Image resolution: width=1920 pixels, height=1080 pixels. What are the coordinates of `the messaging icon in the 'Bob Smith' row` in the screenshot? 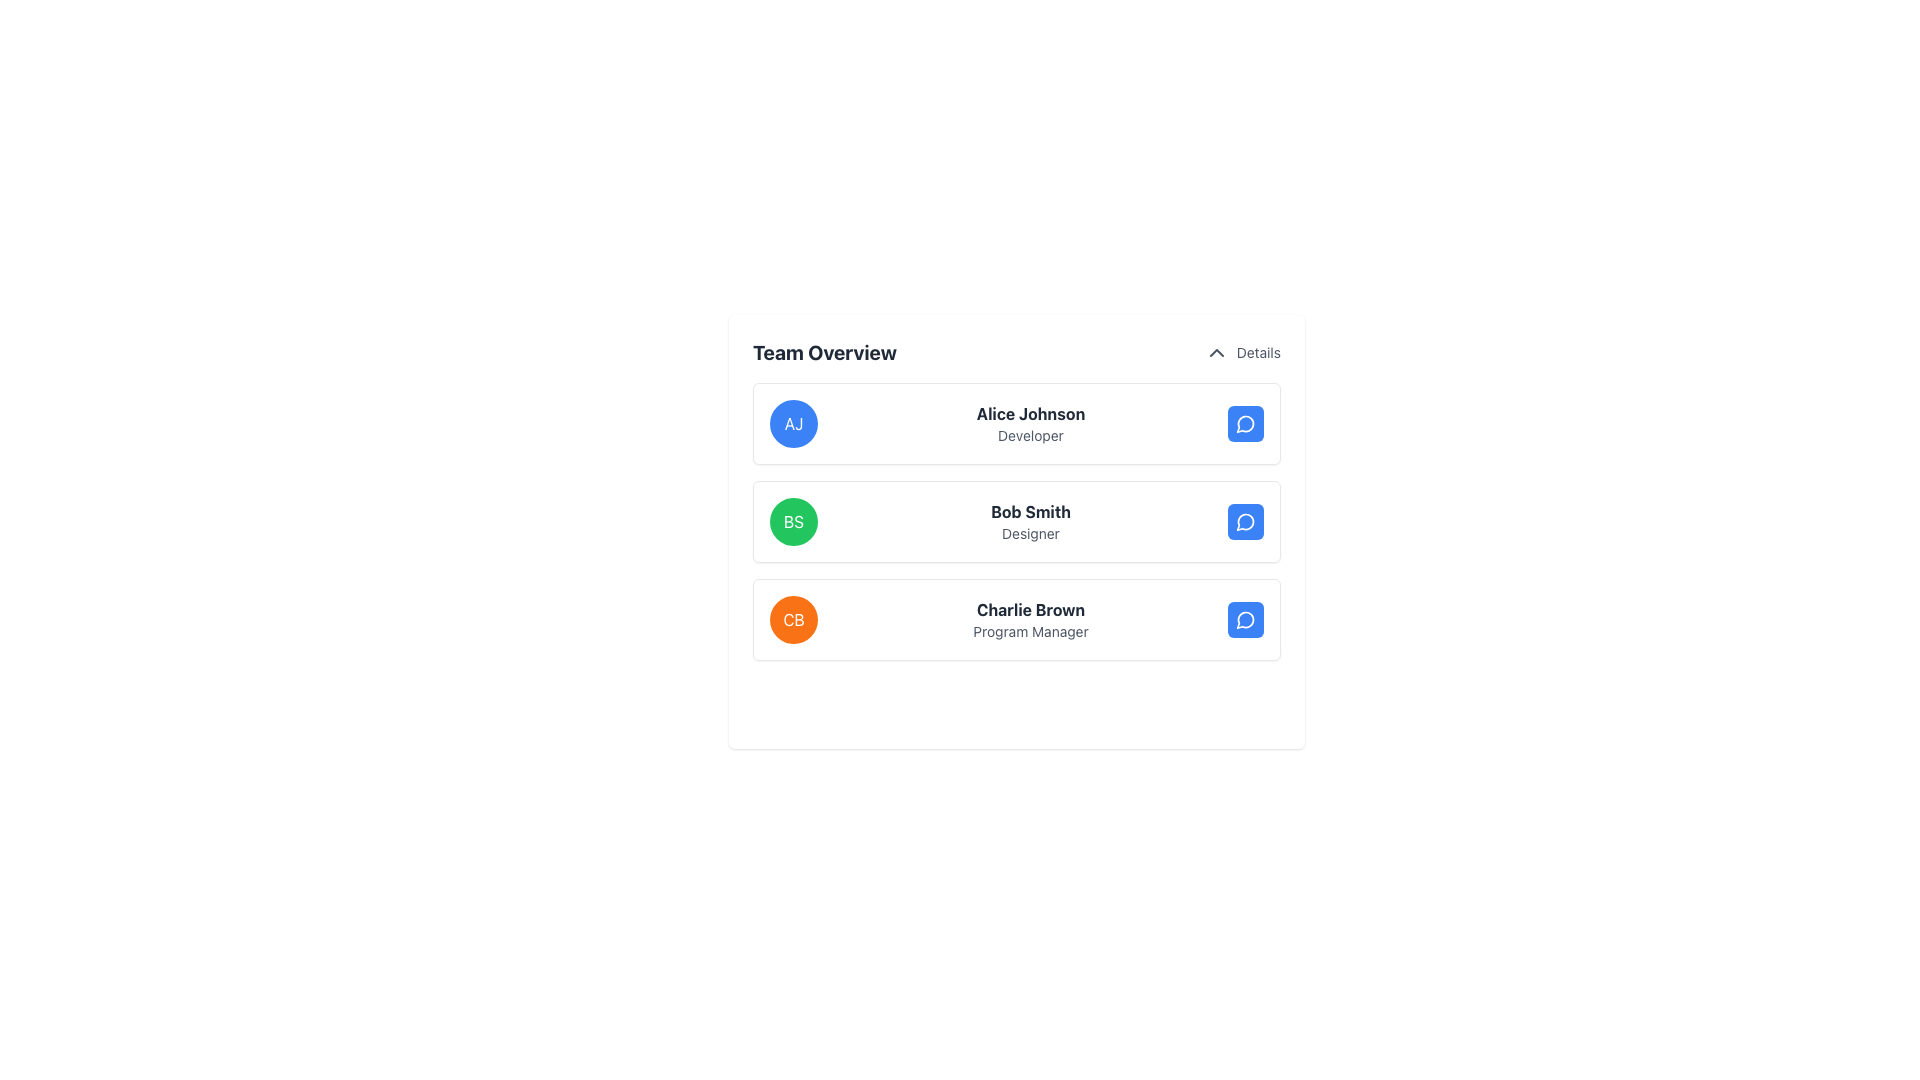 It's located at (1244, 521).